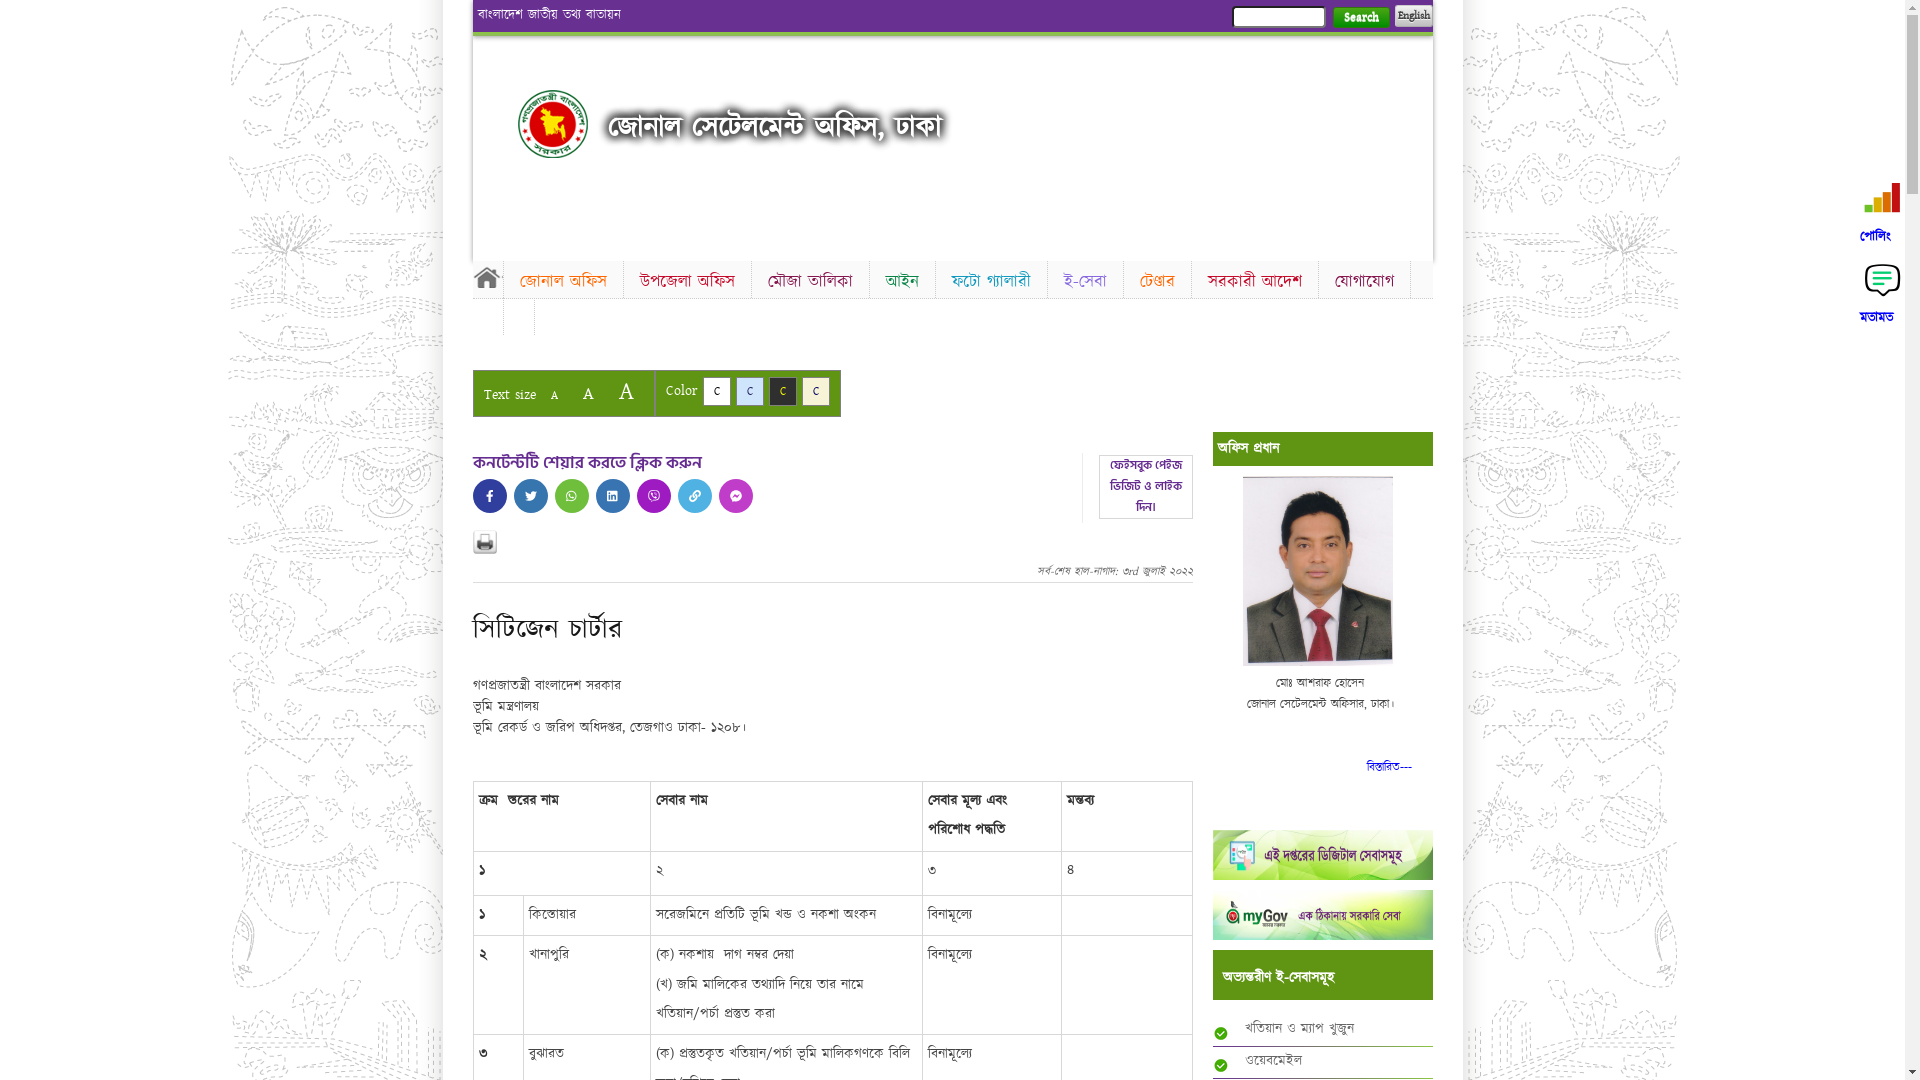 This screenshot has width=1920, height=1080. Describe the element at coordinates (748, 391) in the screenshot. I see `'C'` at that location.